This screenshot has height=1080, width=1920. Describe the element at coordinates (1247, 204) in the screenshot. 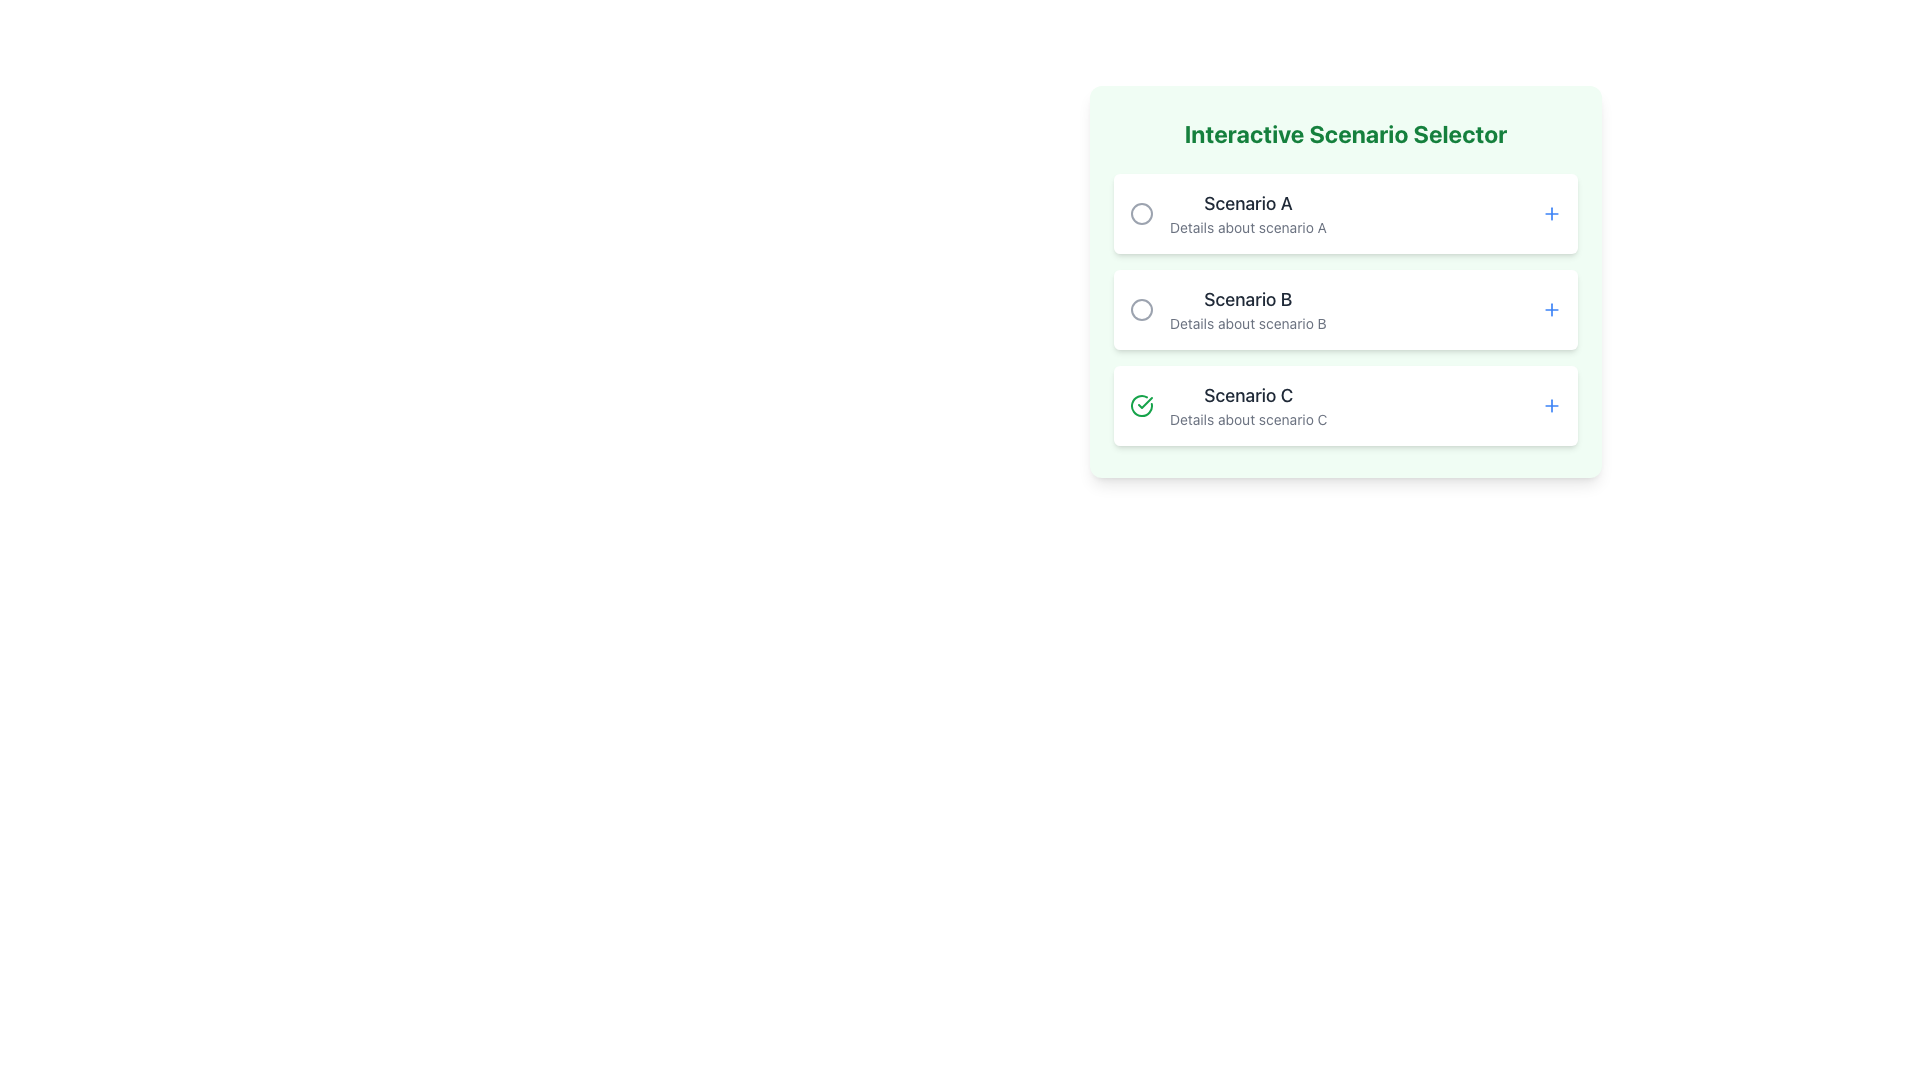

I see `the text label identifying 'Scenario A' to enhance accessibility for users` at that location.